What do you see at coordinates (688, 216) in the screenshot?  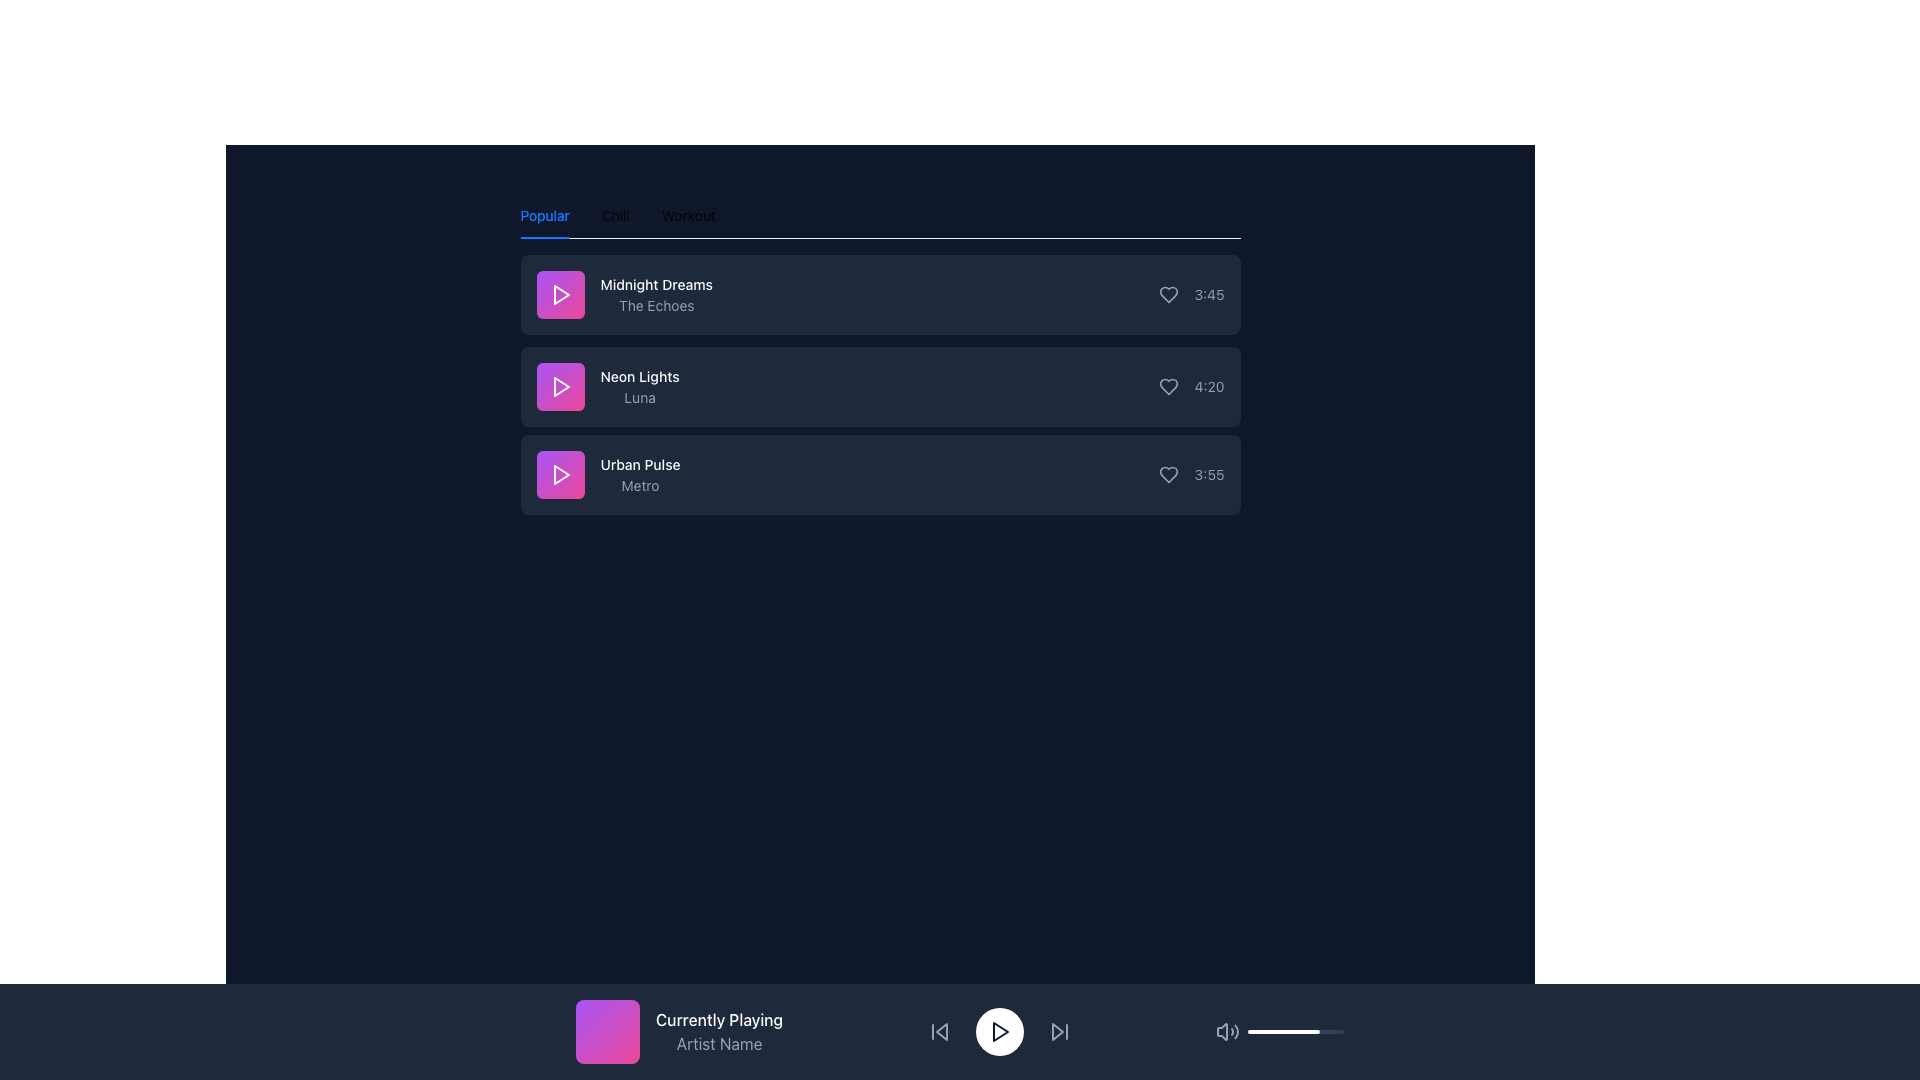 I see `the 'Workout' tab, which is the third tab in a horizontal list` at bounding box center [688, 216].